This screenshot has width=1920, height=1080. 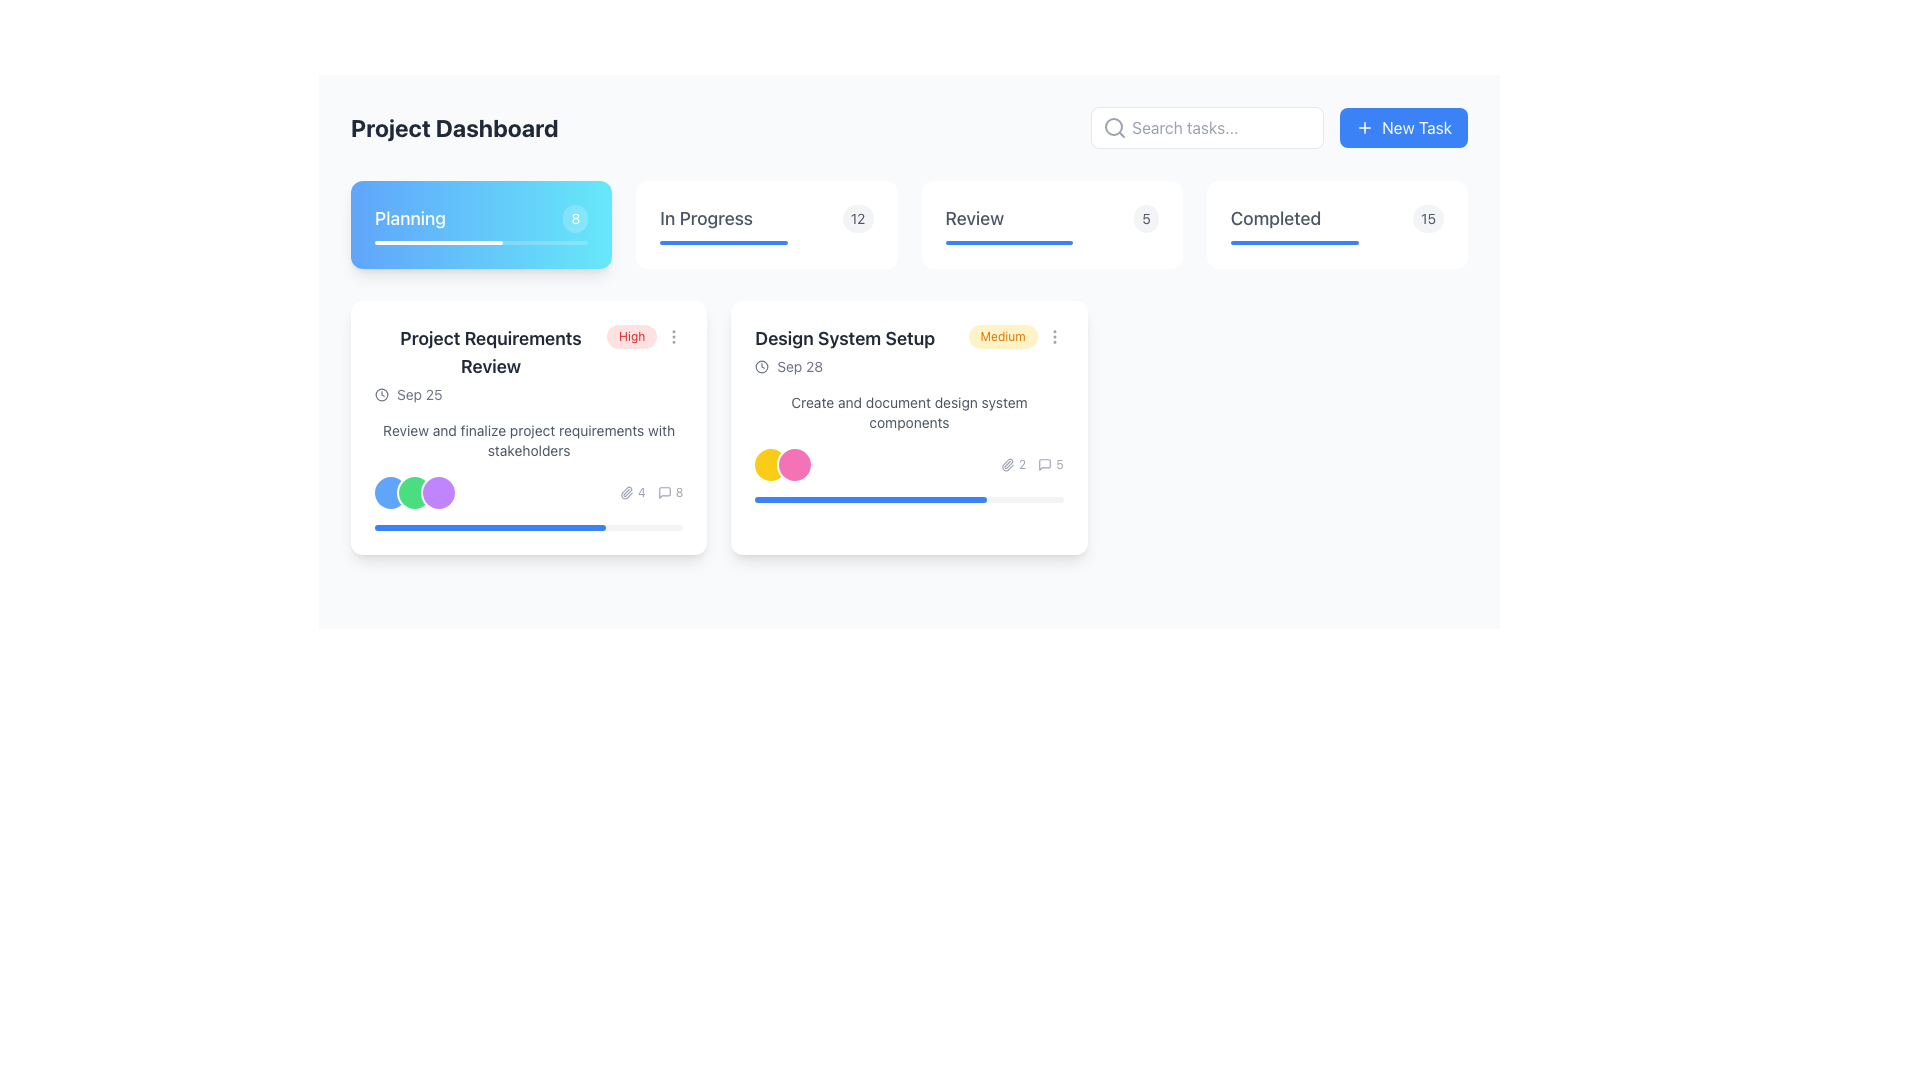 I want to click on the first task card in the project management interface, which contains details about the task including title, priority, due date, and participant avatars, so click(x=529, y=427).